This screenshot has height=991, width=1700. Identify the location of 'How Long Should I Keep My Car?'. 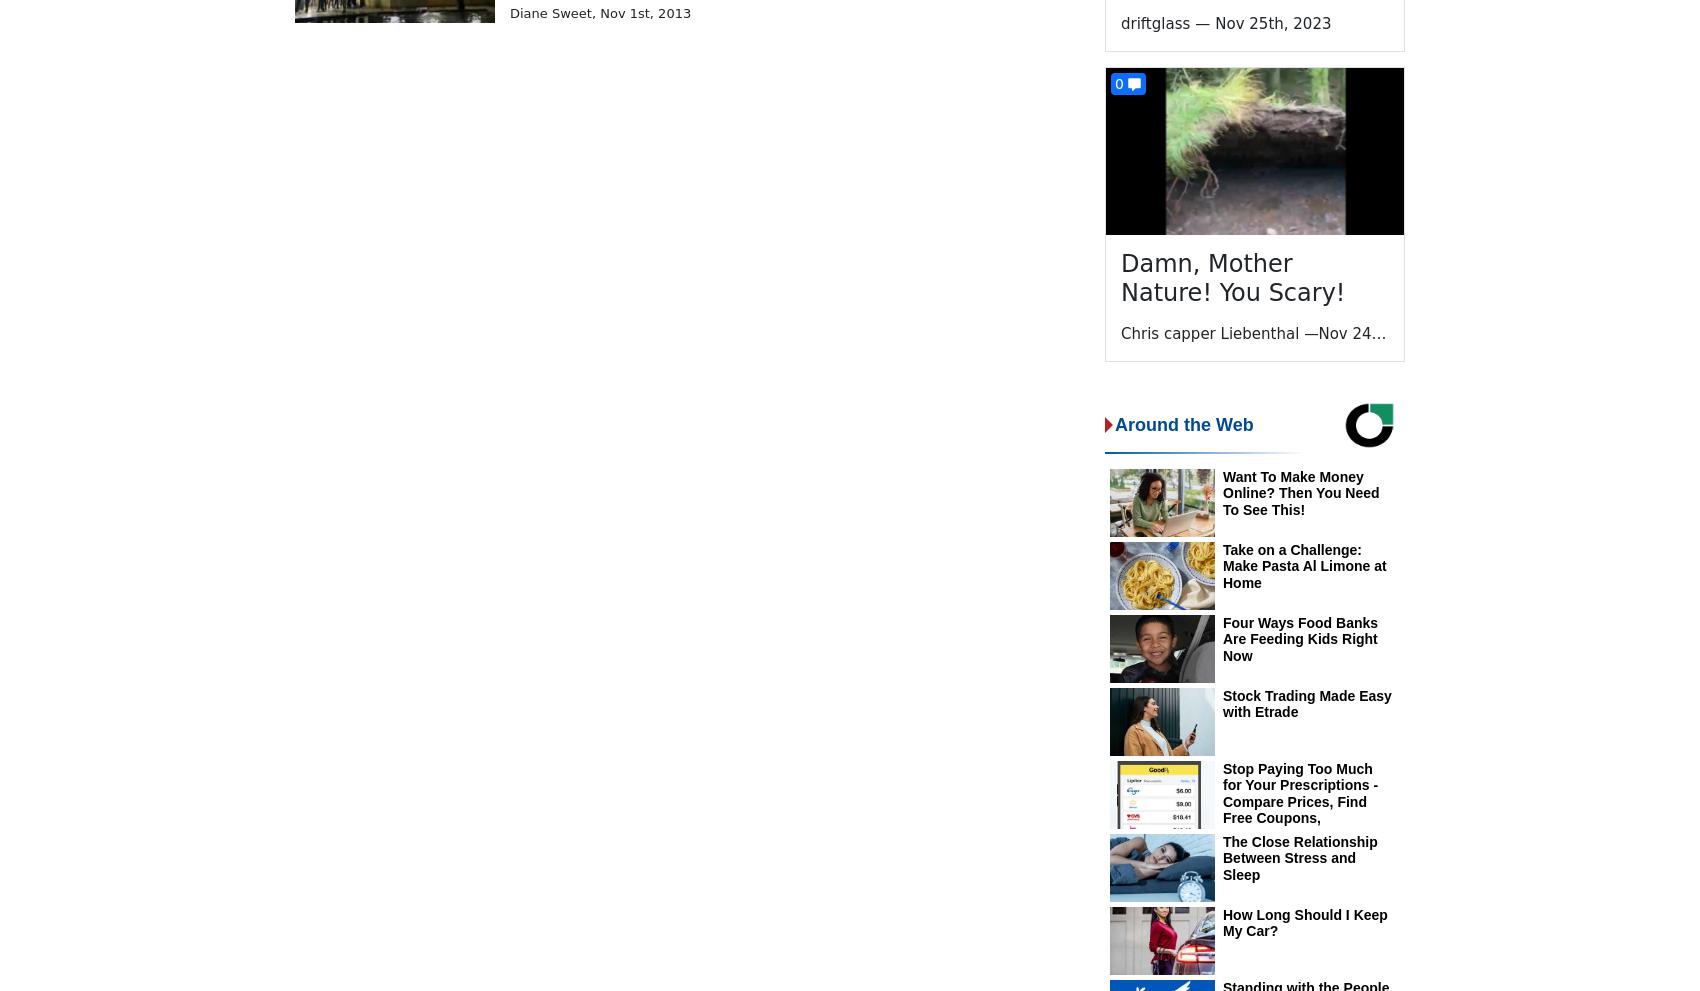
(1304, 922).